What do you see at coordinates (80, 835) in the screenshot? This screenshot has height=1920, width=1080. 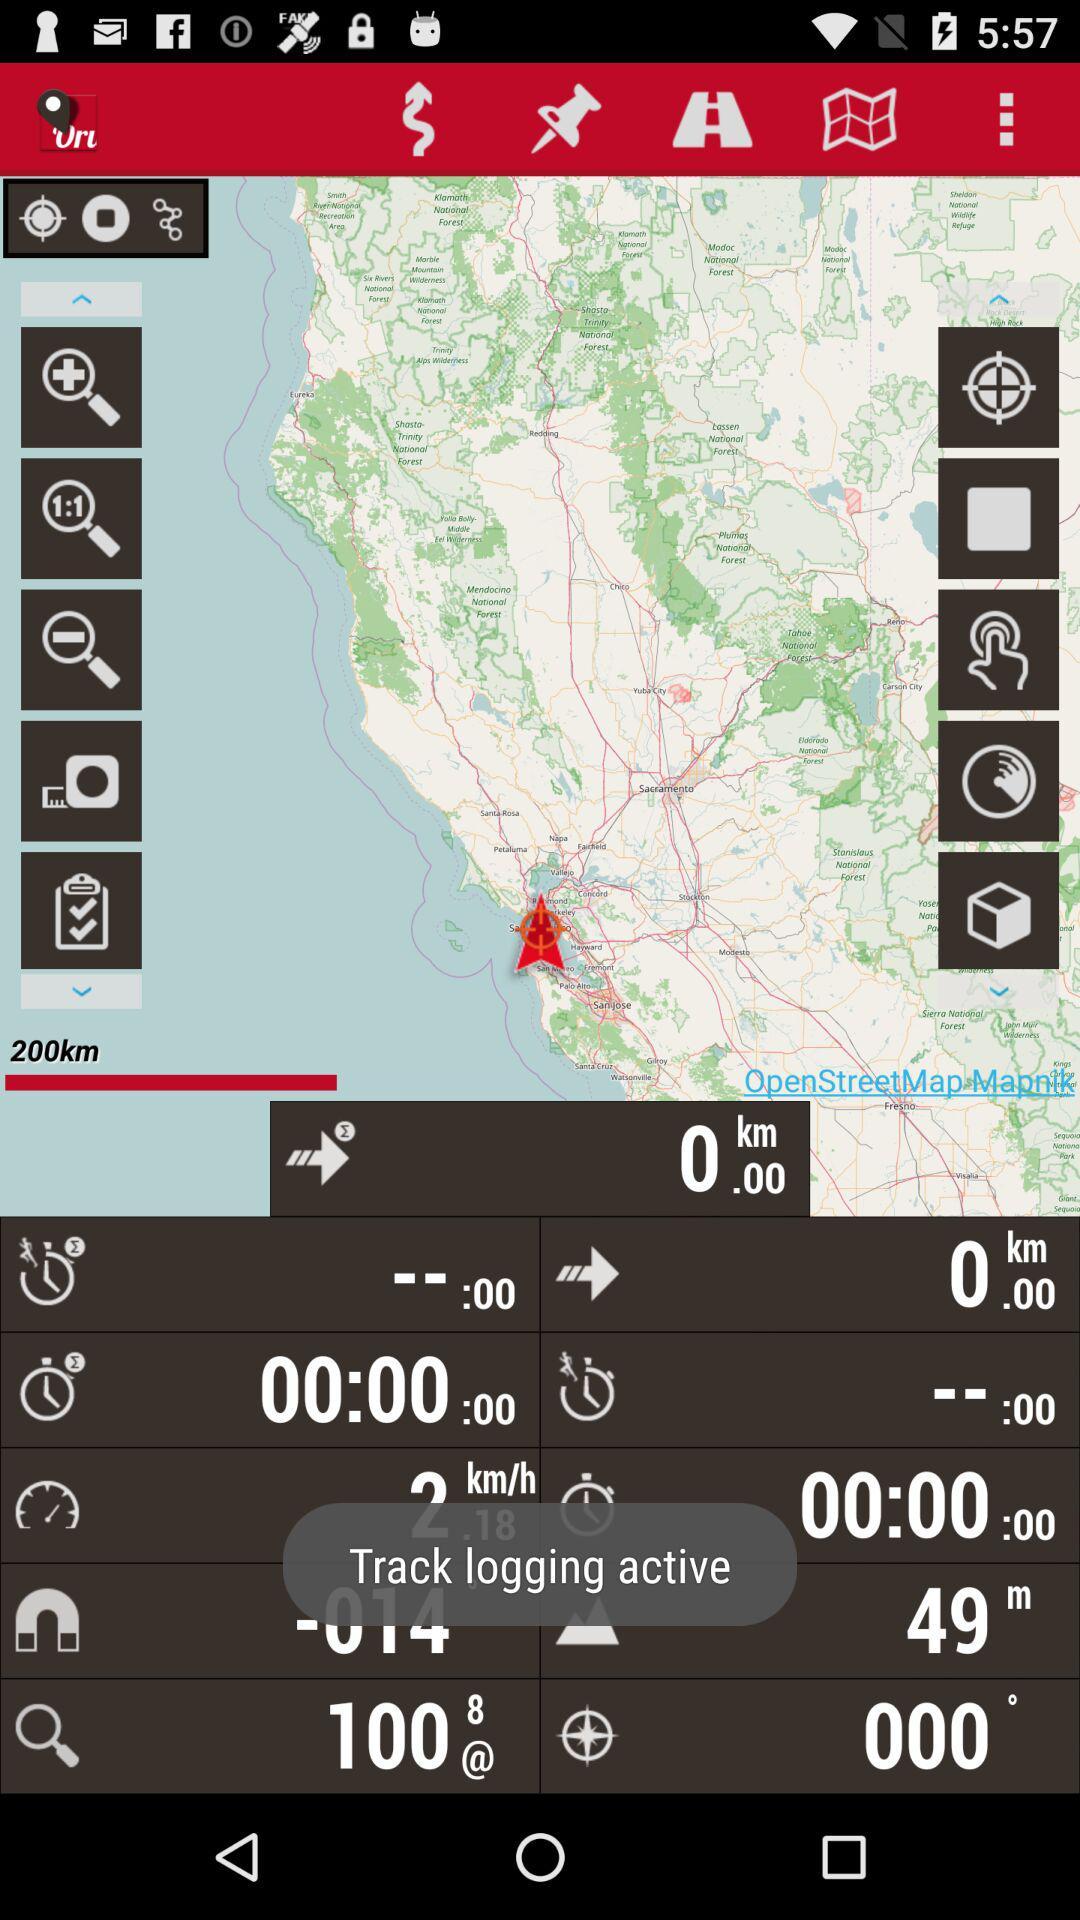 I see `the photo icon` at bounding box center [80, 835].